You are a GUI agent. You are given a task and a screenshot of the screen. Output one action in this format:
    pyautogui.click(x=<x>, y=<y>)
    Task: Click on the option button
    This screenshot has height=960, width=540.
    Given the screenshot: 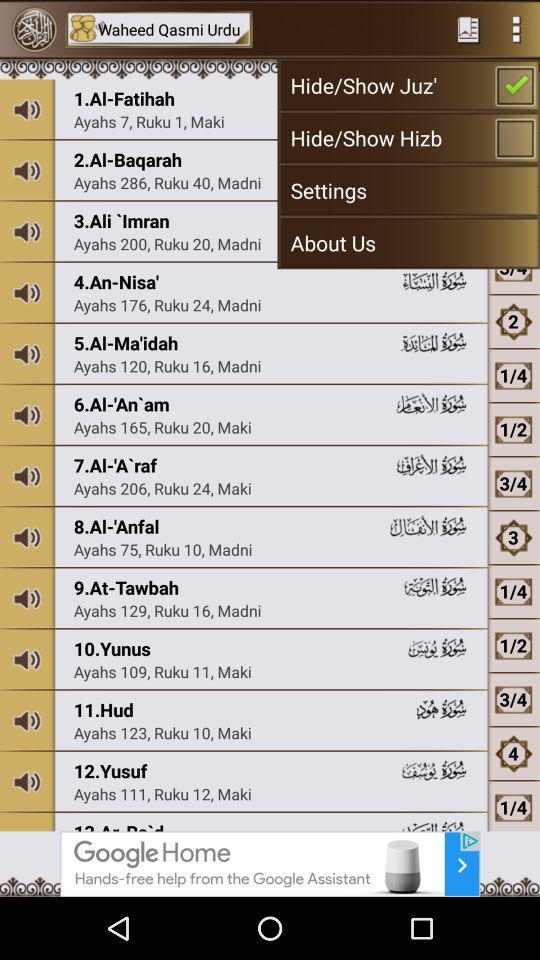 What is the action you would take?
    pyautogui.click(x=516, y=28)
    